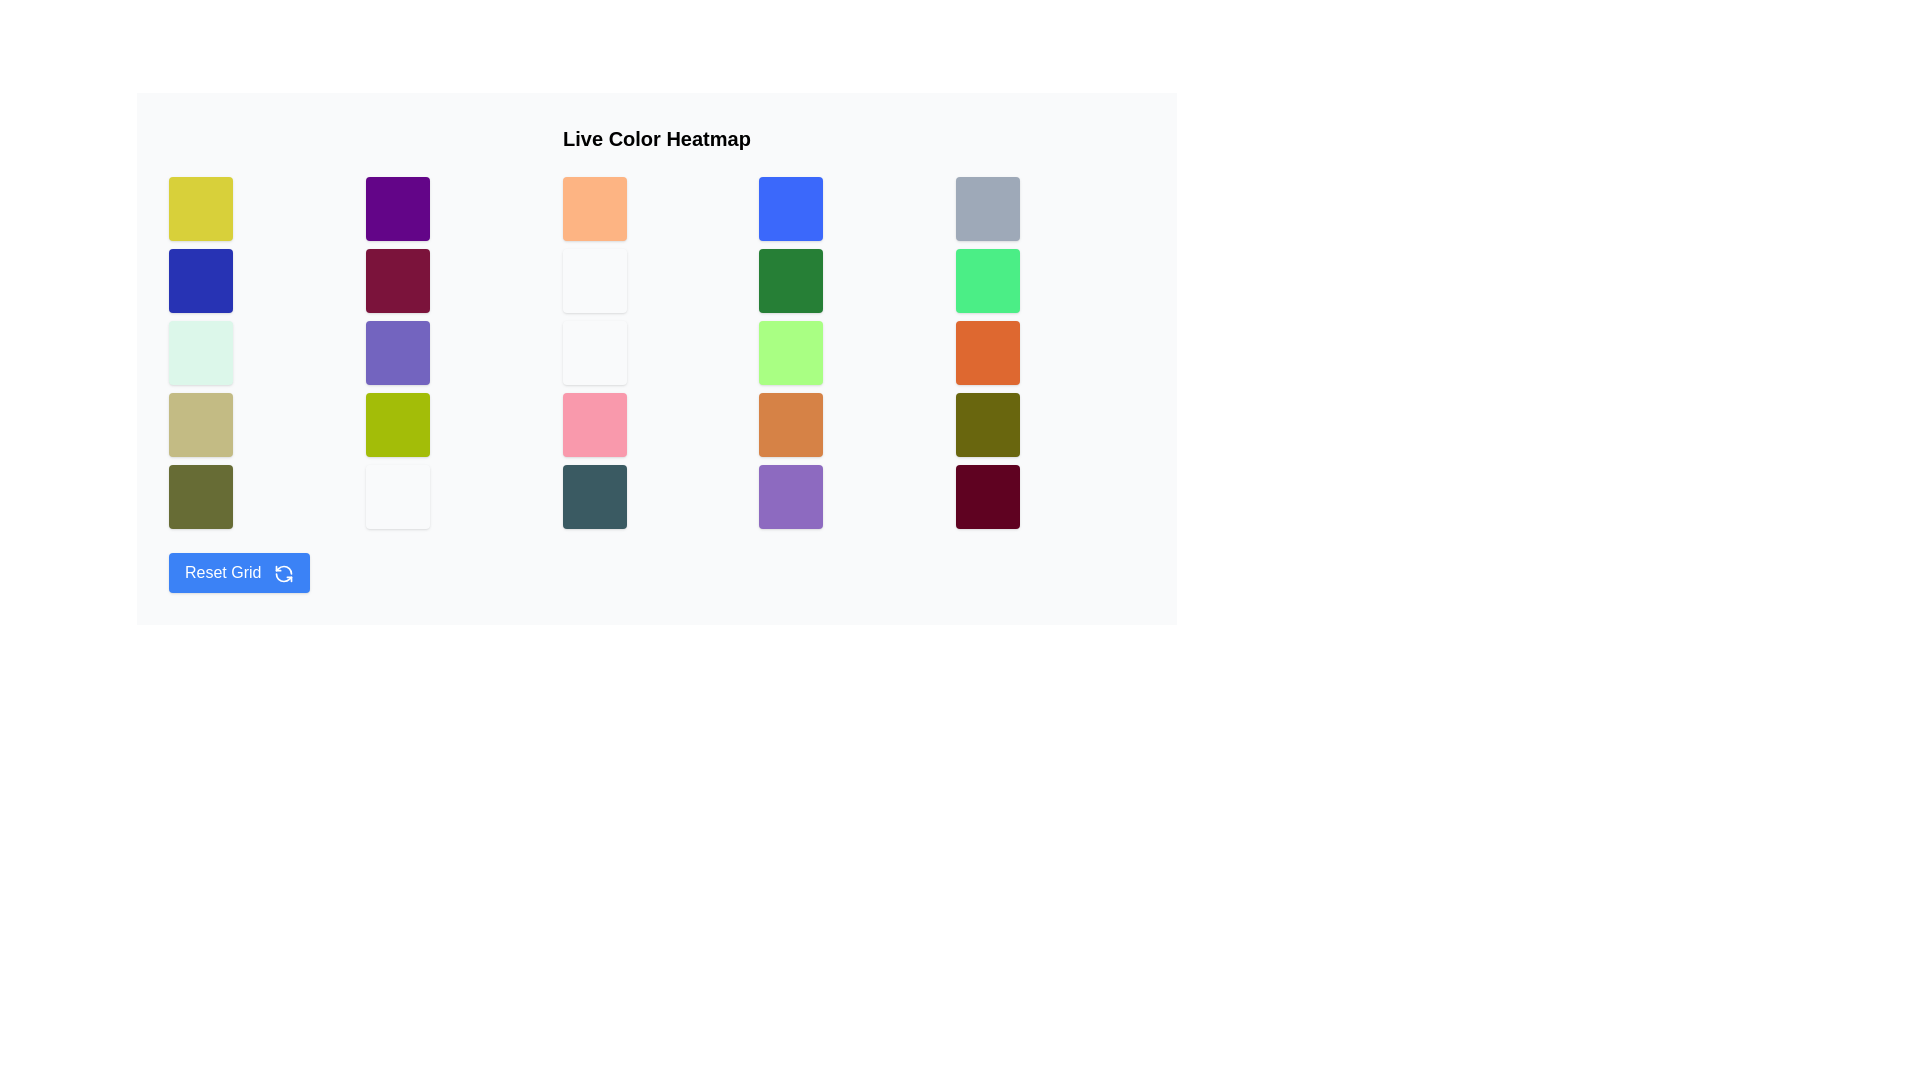 The image size is (1920, 1080). Describe the element at coordinates (201, 496) in the screenshot. I see `the displayed color of the greenish square block with rounded borders located in the bottom-most row of the left-most column of the grid` at that location.